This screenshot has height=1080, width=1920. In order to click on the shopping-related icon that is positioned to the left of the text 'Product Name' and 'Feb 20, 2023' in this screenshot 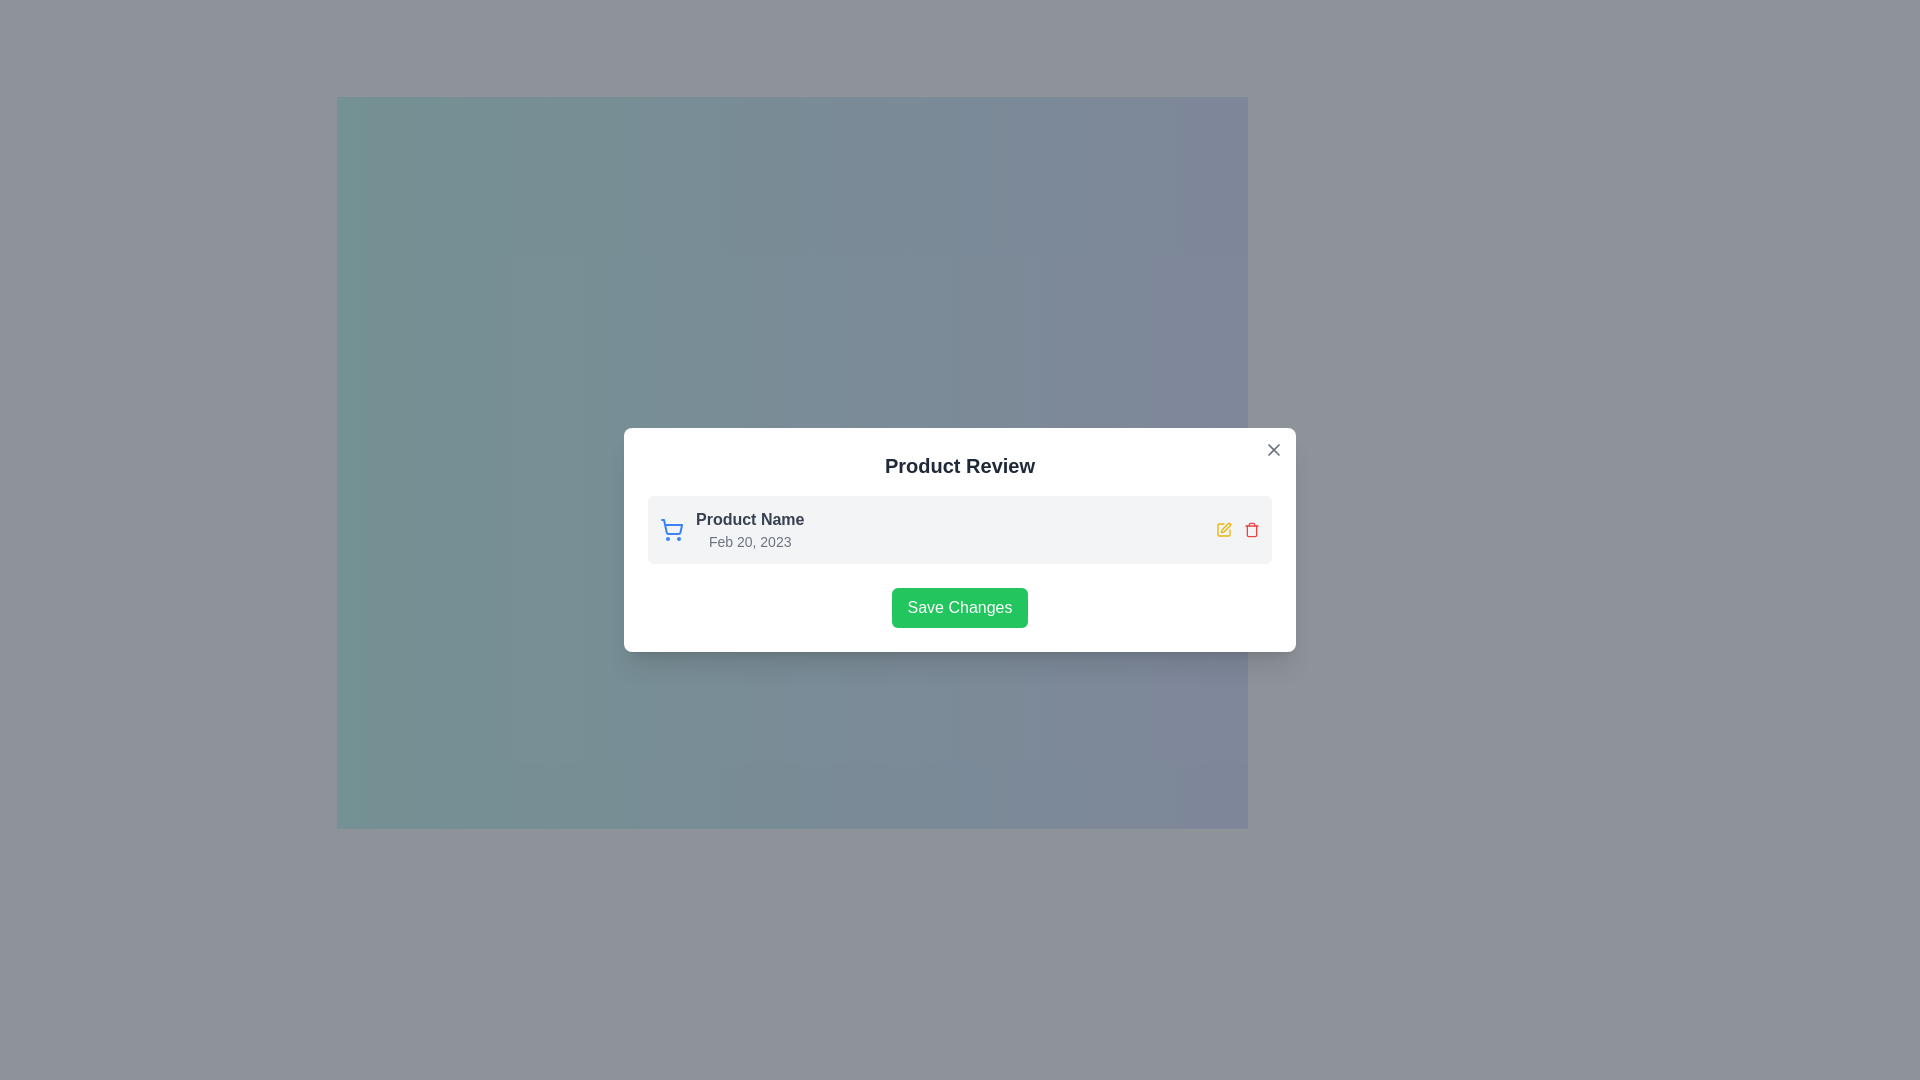, I will do `click(672, 528)`.